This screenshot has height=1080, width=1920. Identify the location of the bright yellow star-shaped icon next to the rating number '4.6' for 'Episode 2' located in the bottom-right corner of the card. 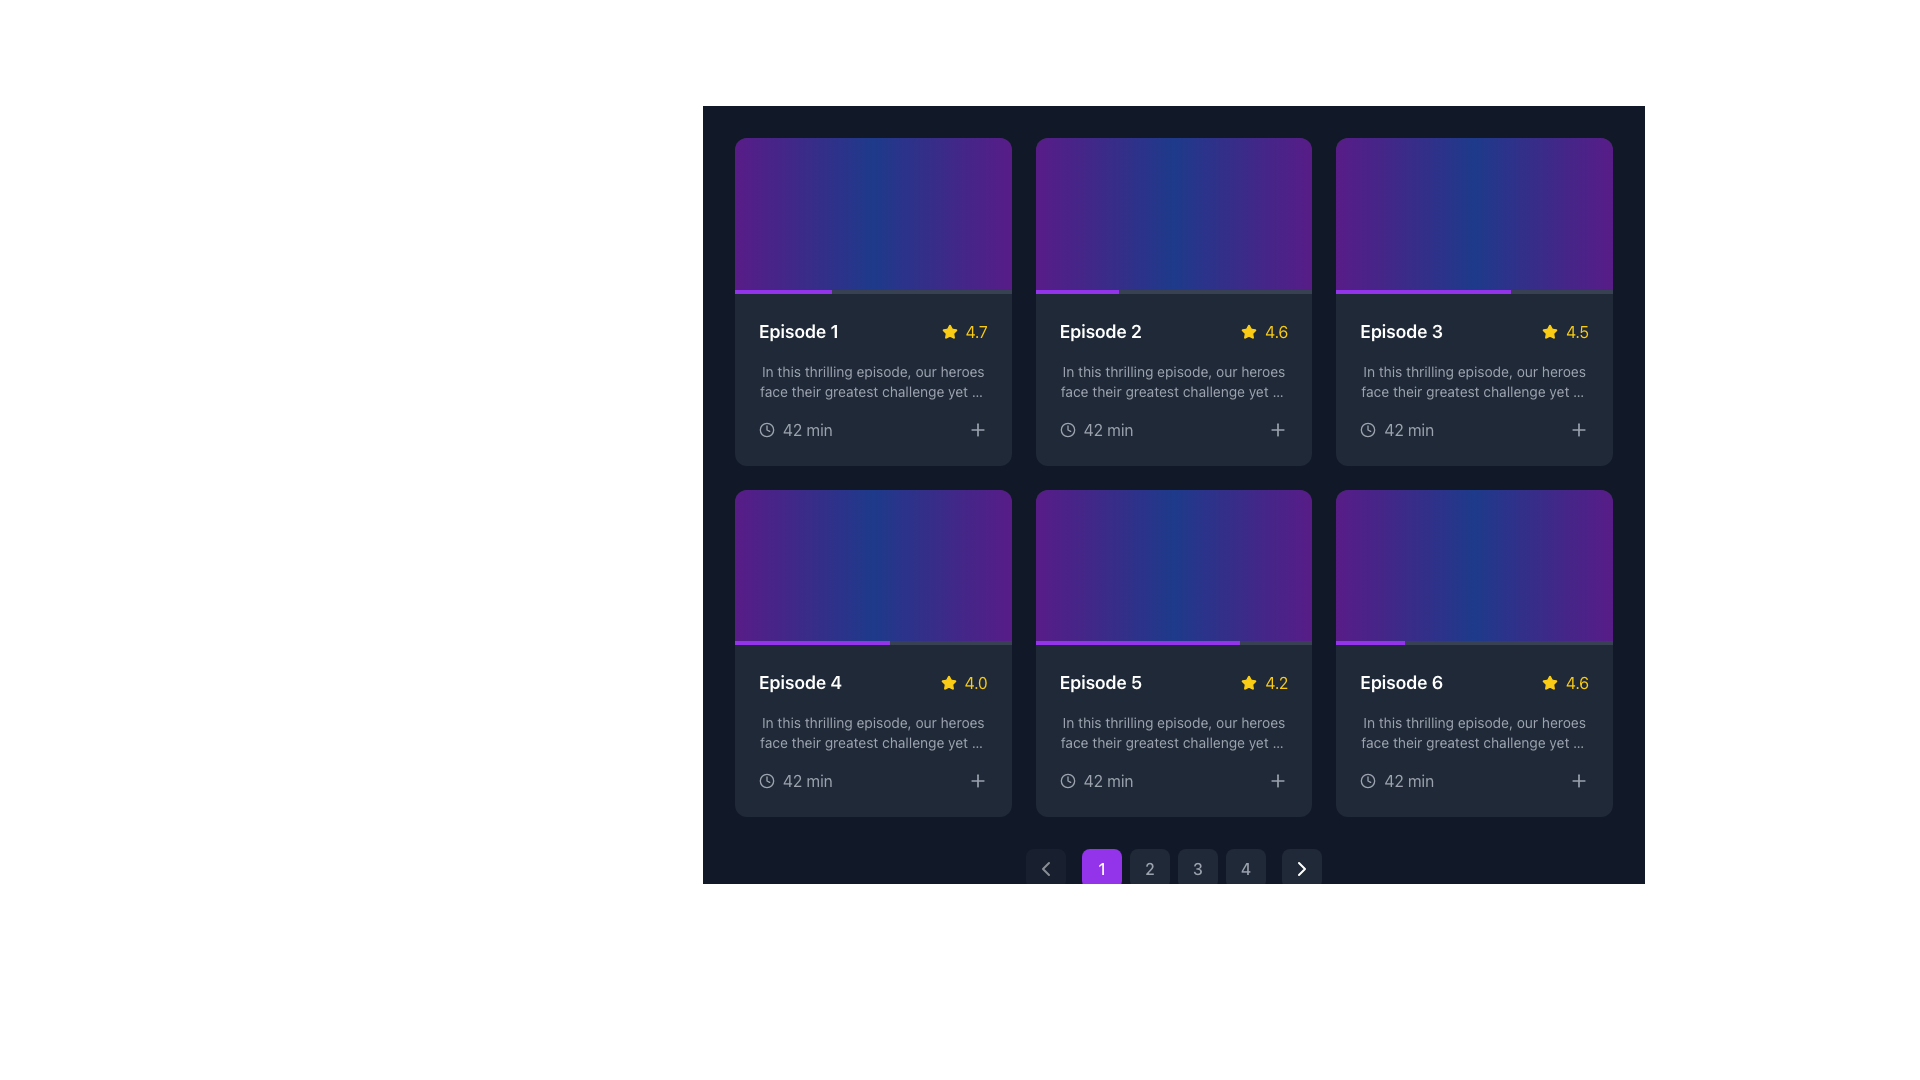
(1248, 330).